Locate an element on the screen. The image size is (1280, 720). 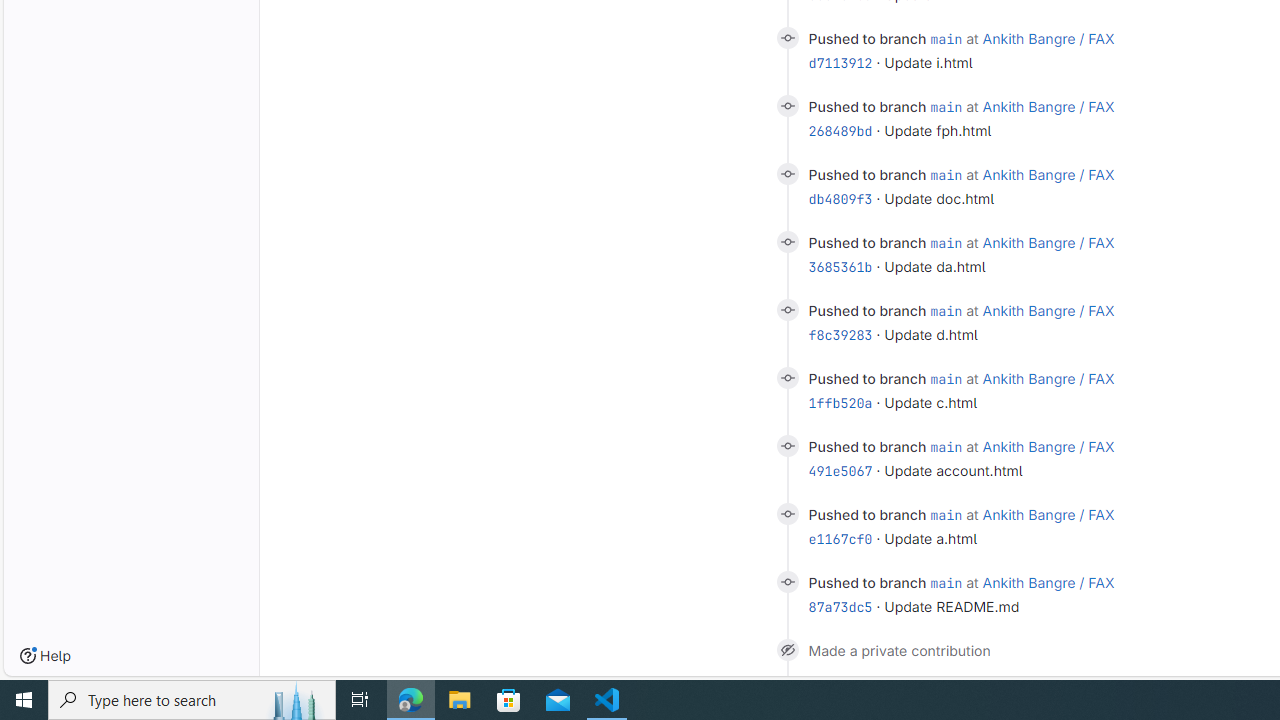
'491e5067' is located at coordinates (840, 471).